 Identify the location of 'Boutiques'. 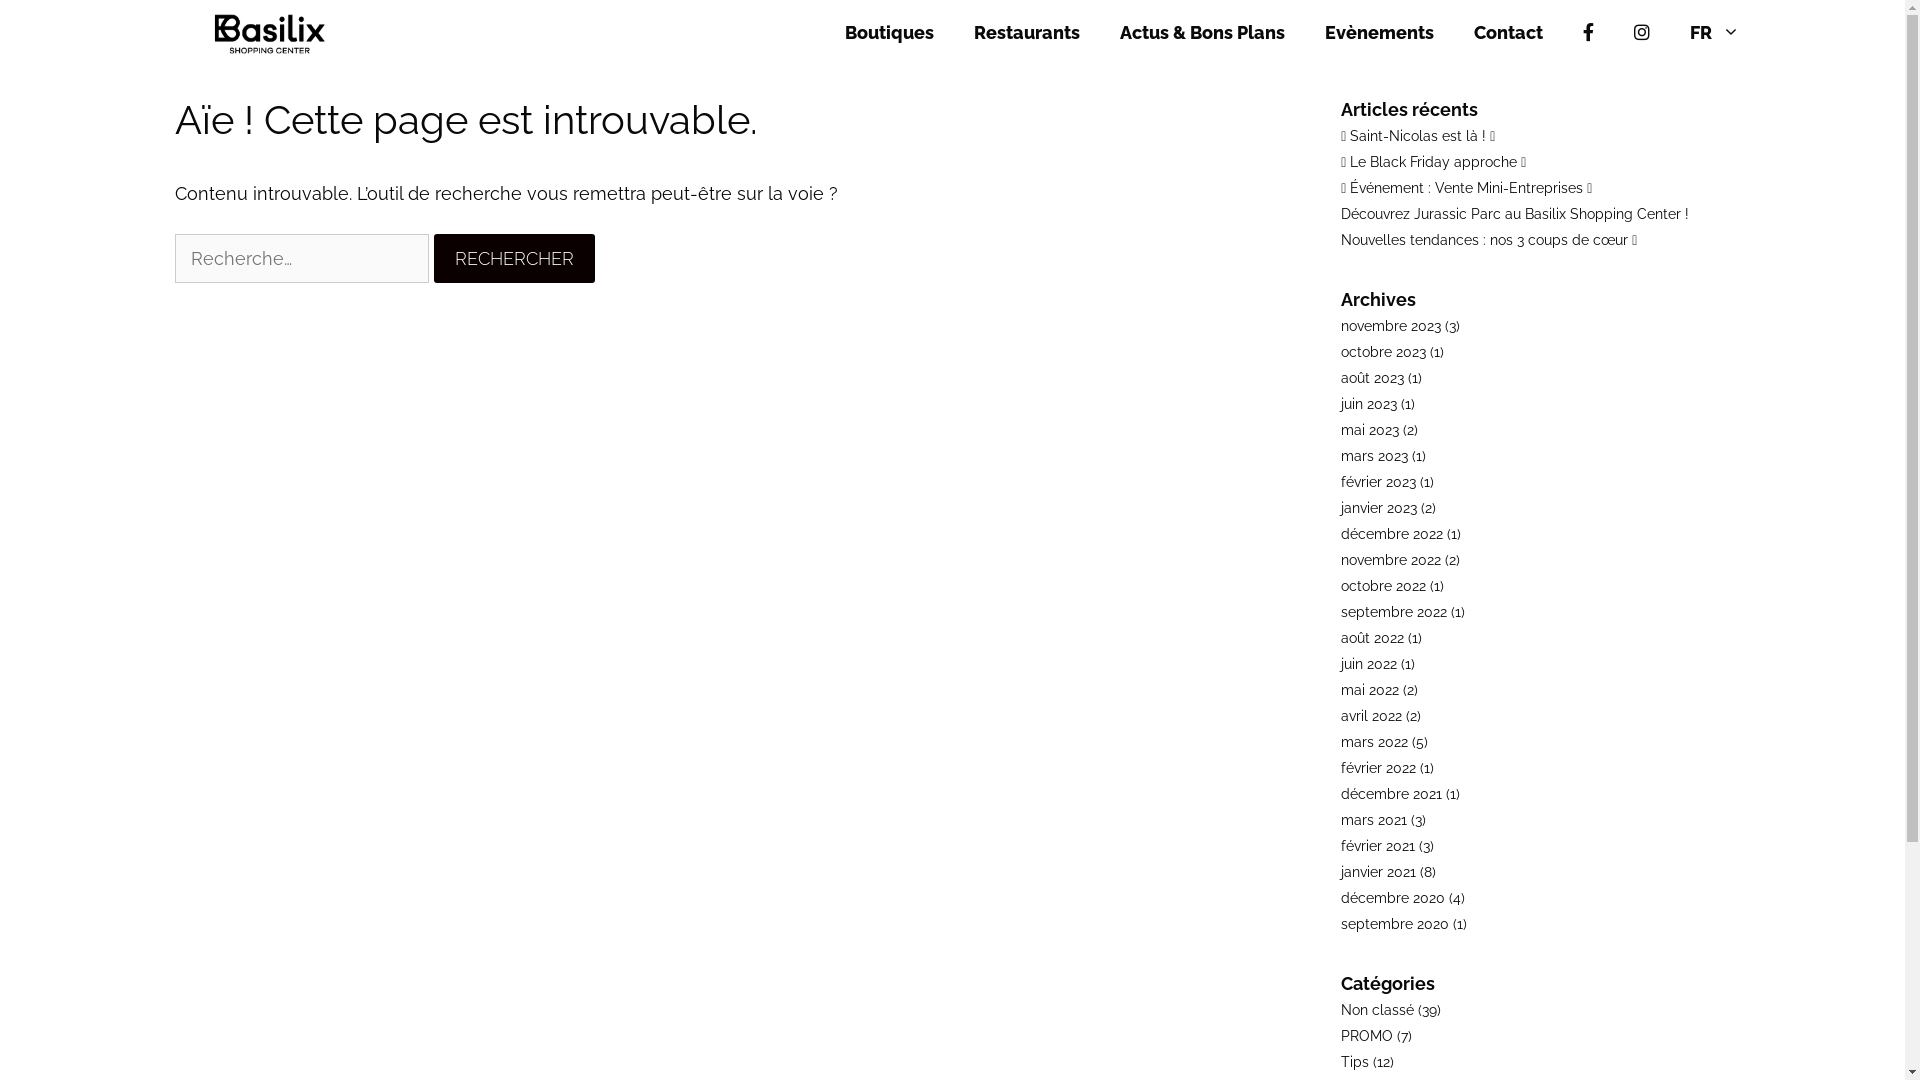
(888, 33).